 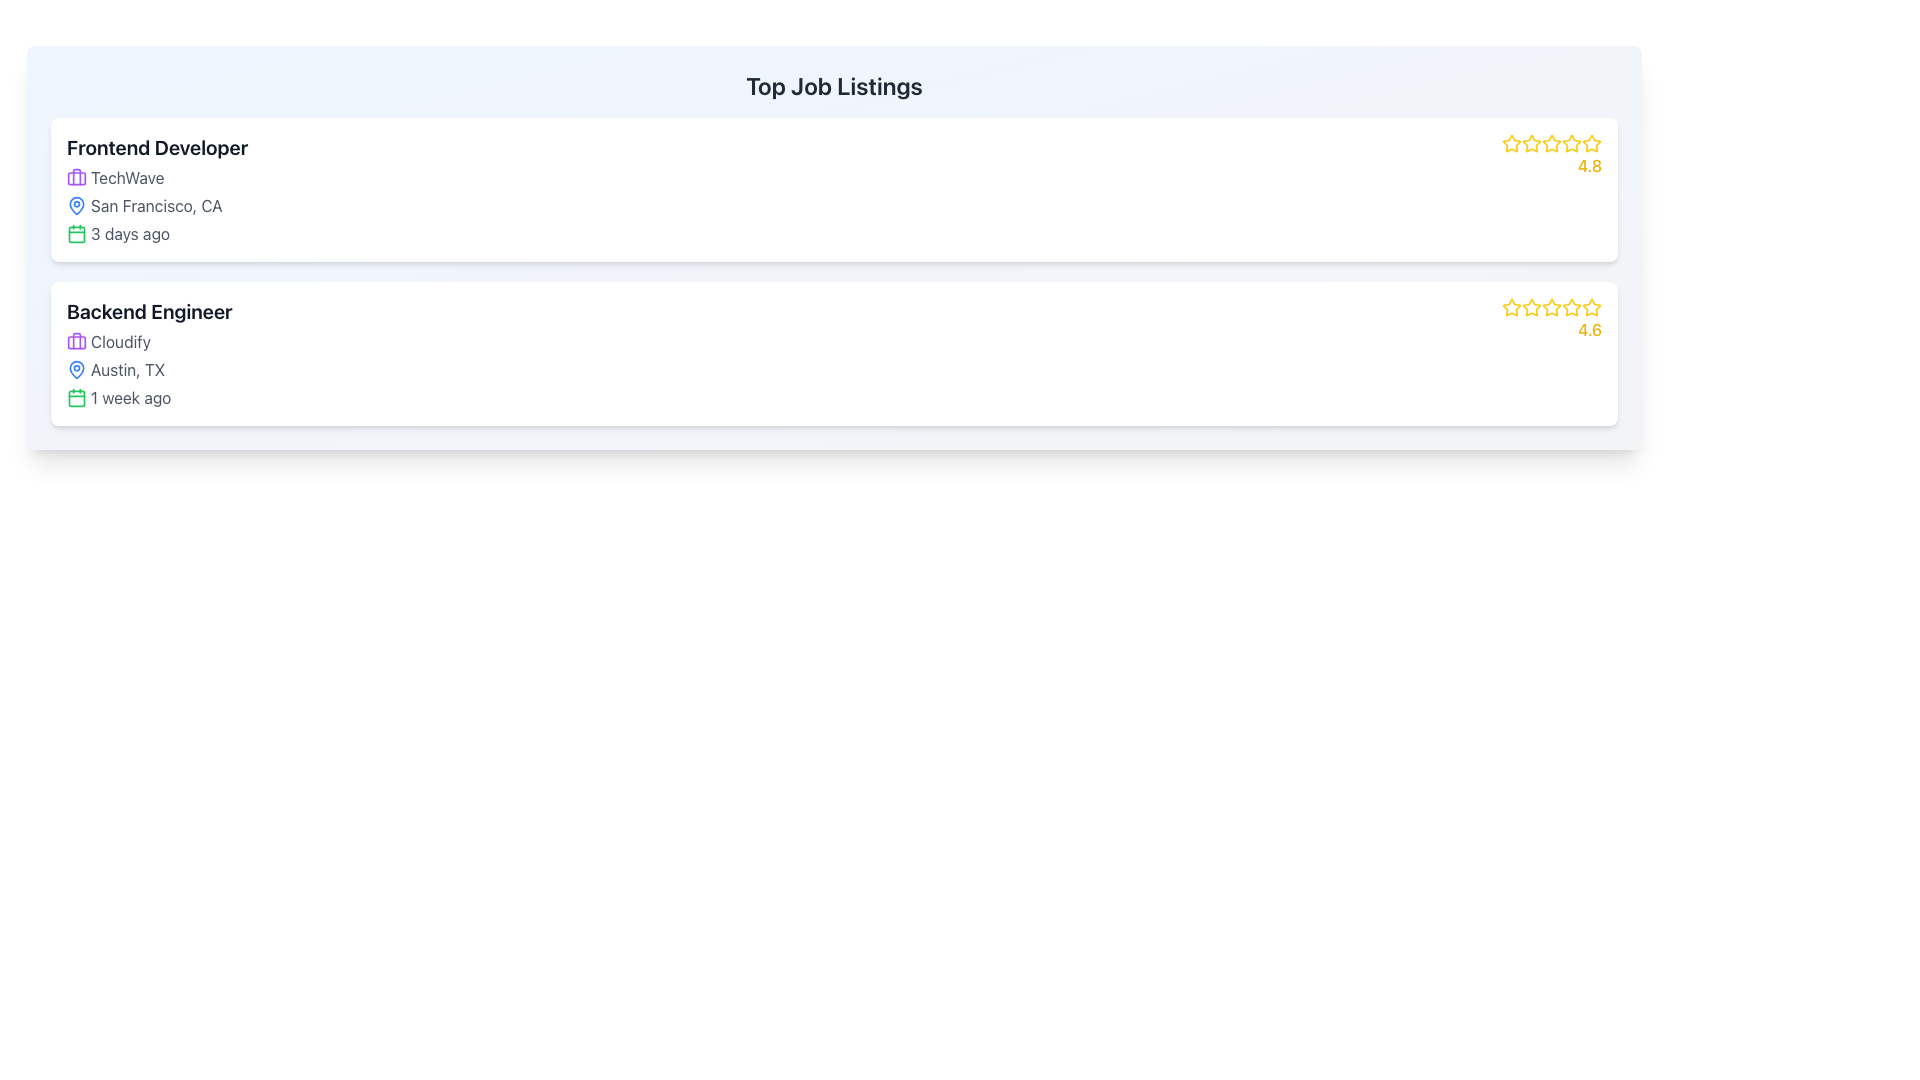 What do you see at coordinates (76, 233) in the screenshot?
I see `the calendar icon located at the top left of the first job listing card, which is positioned before the text '3 days ago.'` at bounding box center [76, 233].